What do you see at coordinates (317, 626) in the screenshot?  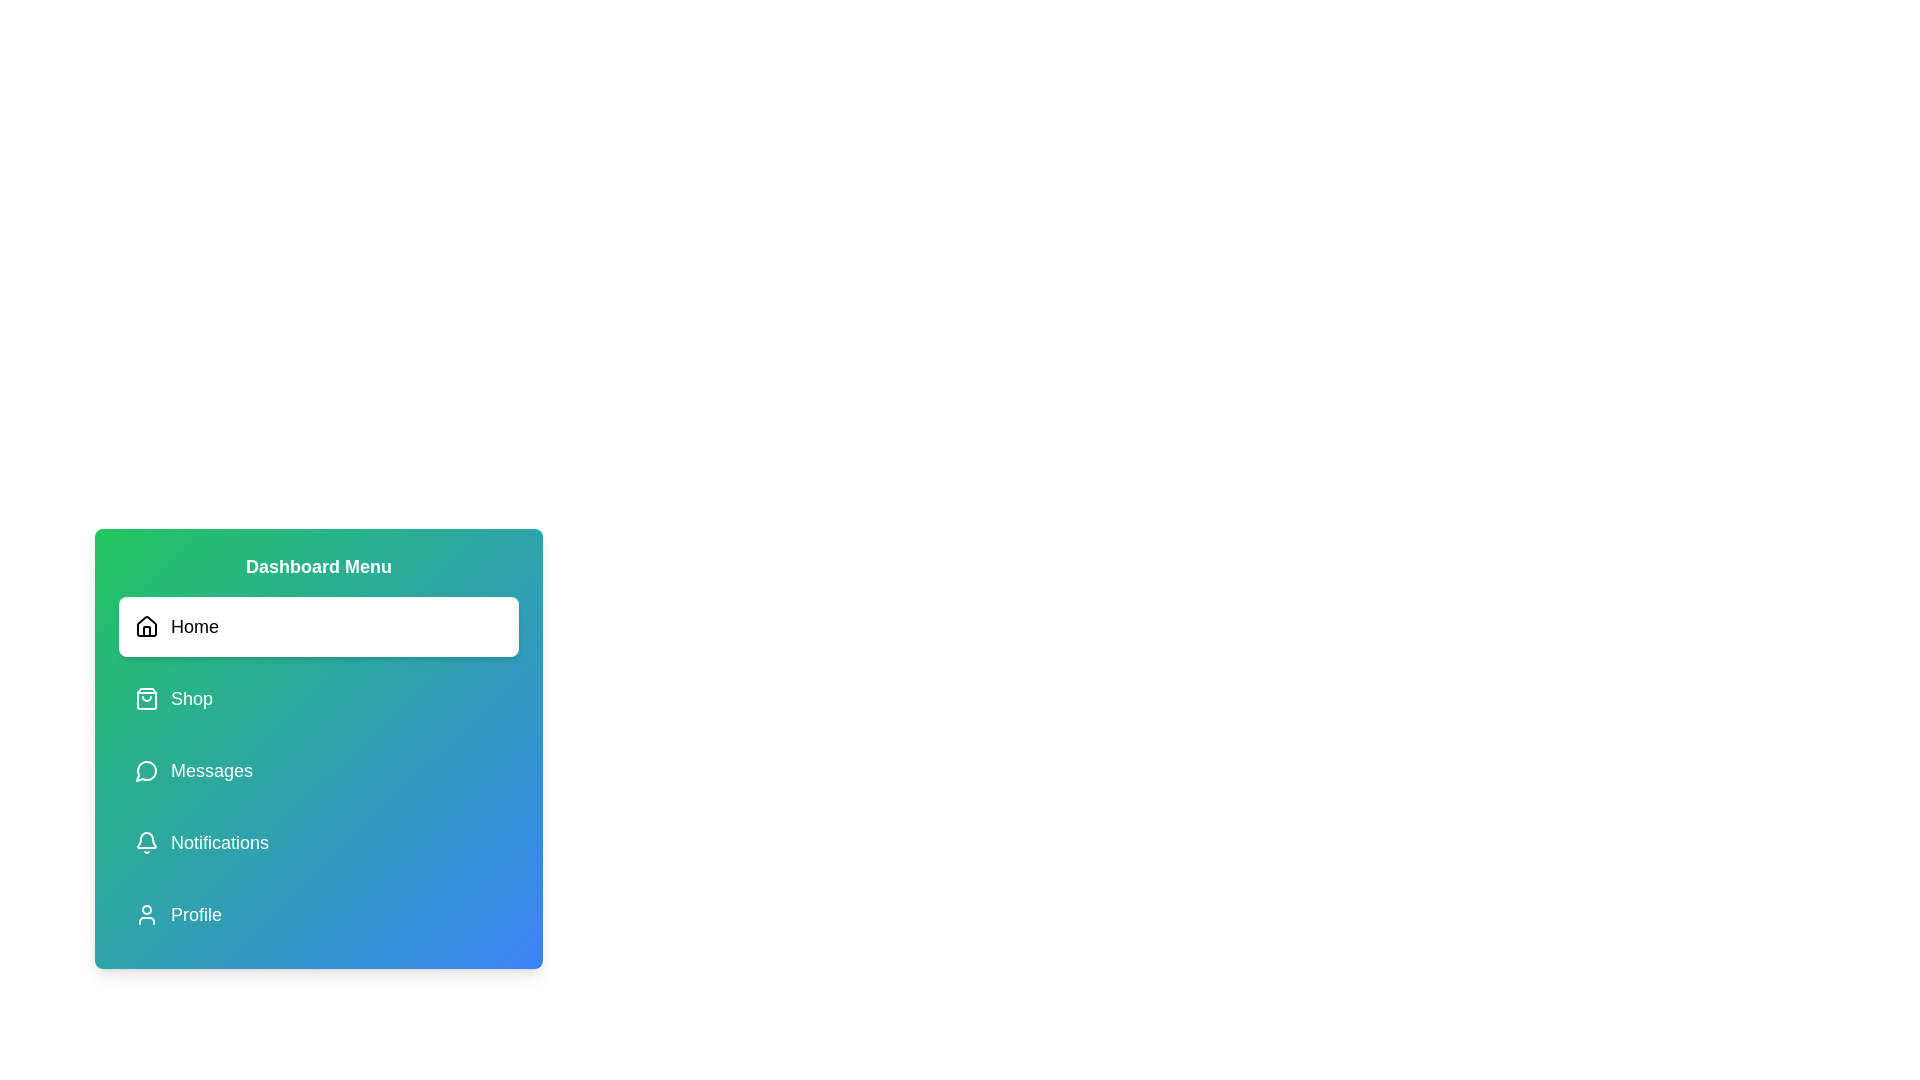 I see `the menu item corresponding to Home to view its icon` at bounding box center [317, 626].